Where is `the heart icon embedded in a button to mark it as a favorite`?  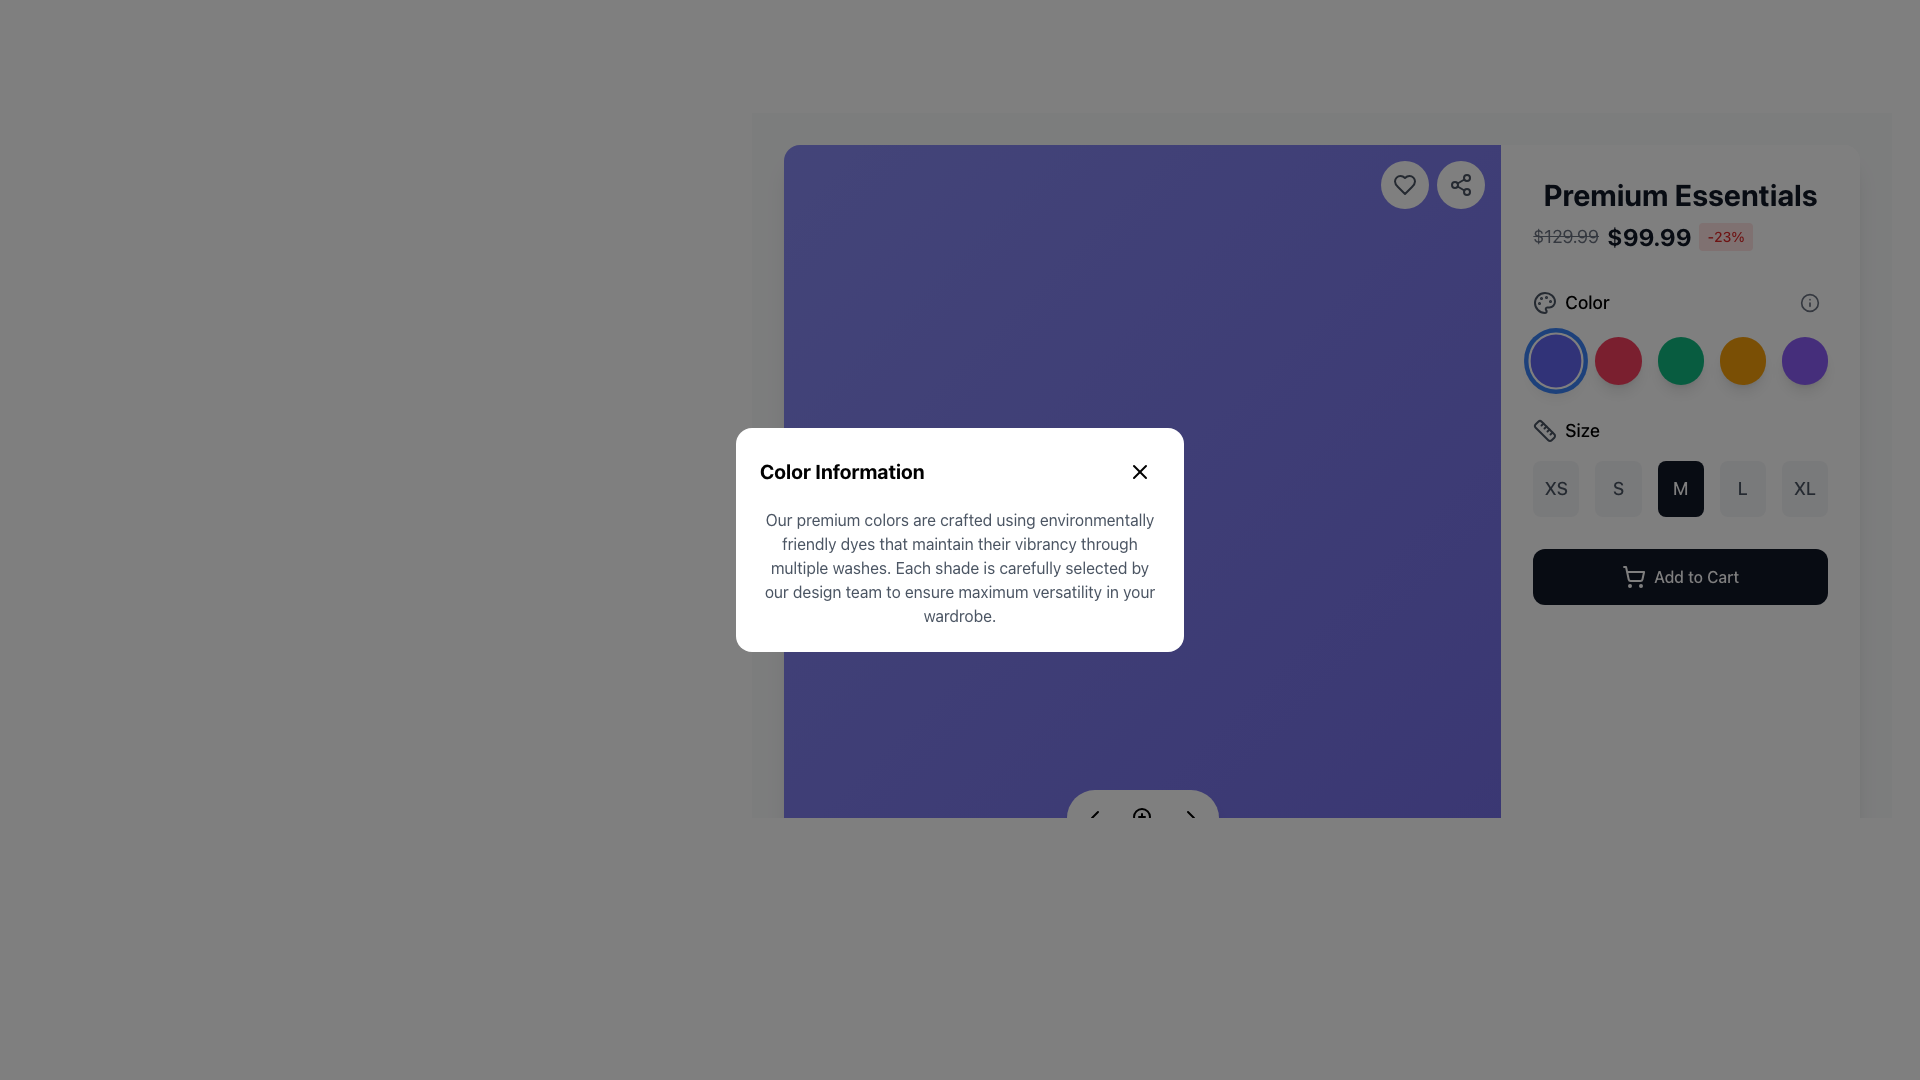 the heart icon embedded in a button to mark it as a favorite is located at coordinates (1404, 185).